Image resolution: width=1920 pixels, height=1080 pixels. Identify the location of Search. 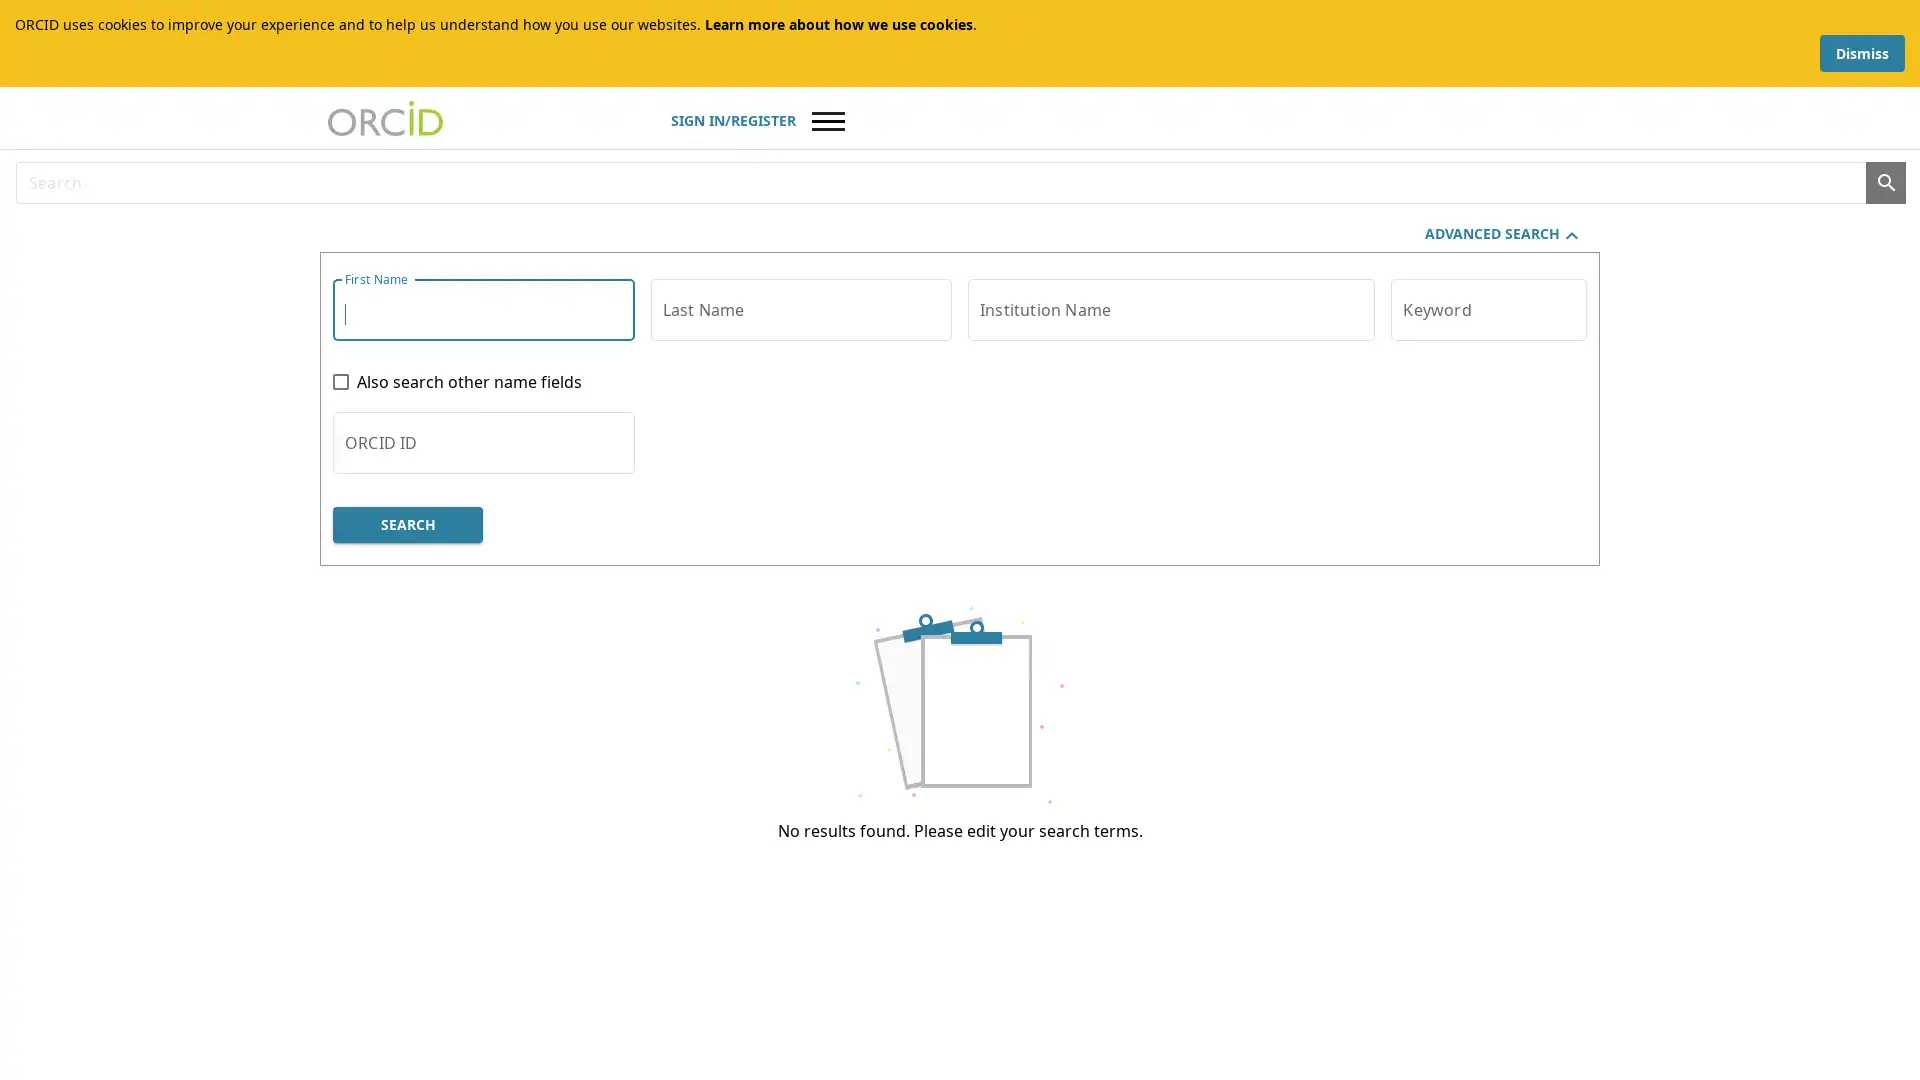
(1578, 153).